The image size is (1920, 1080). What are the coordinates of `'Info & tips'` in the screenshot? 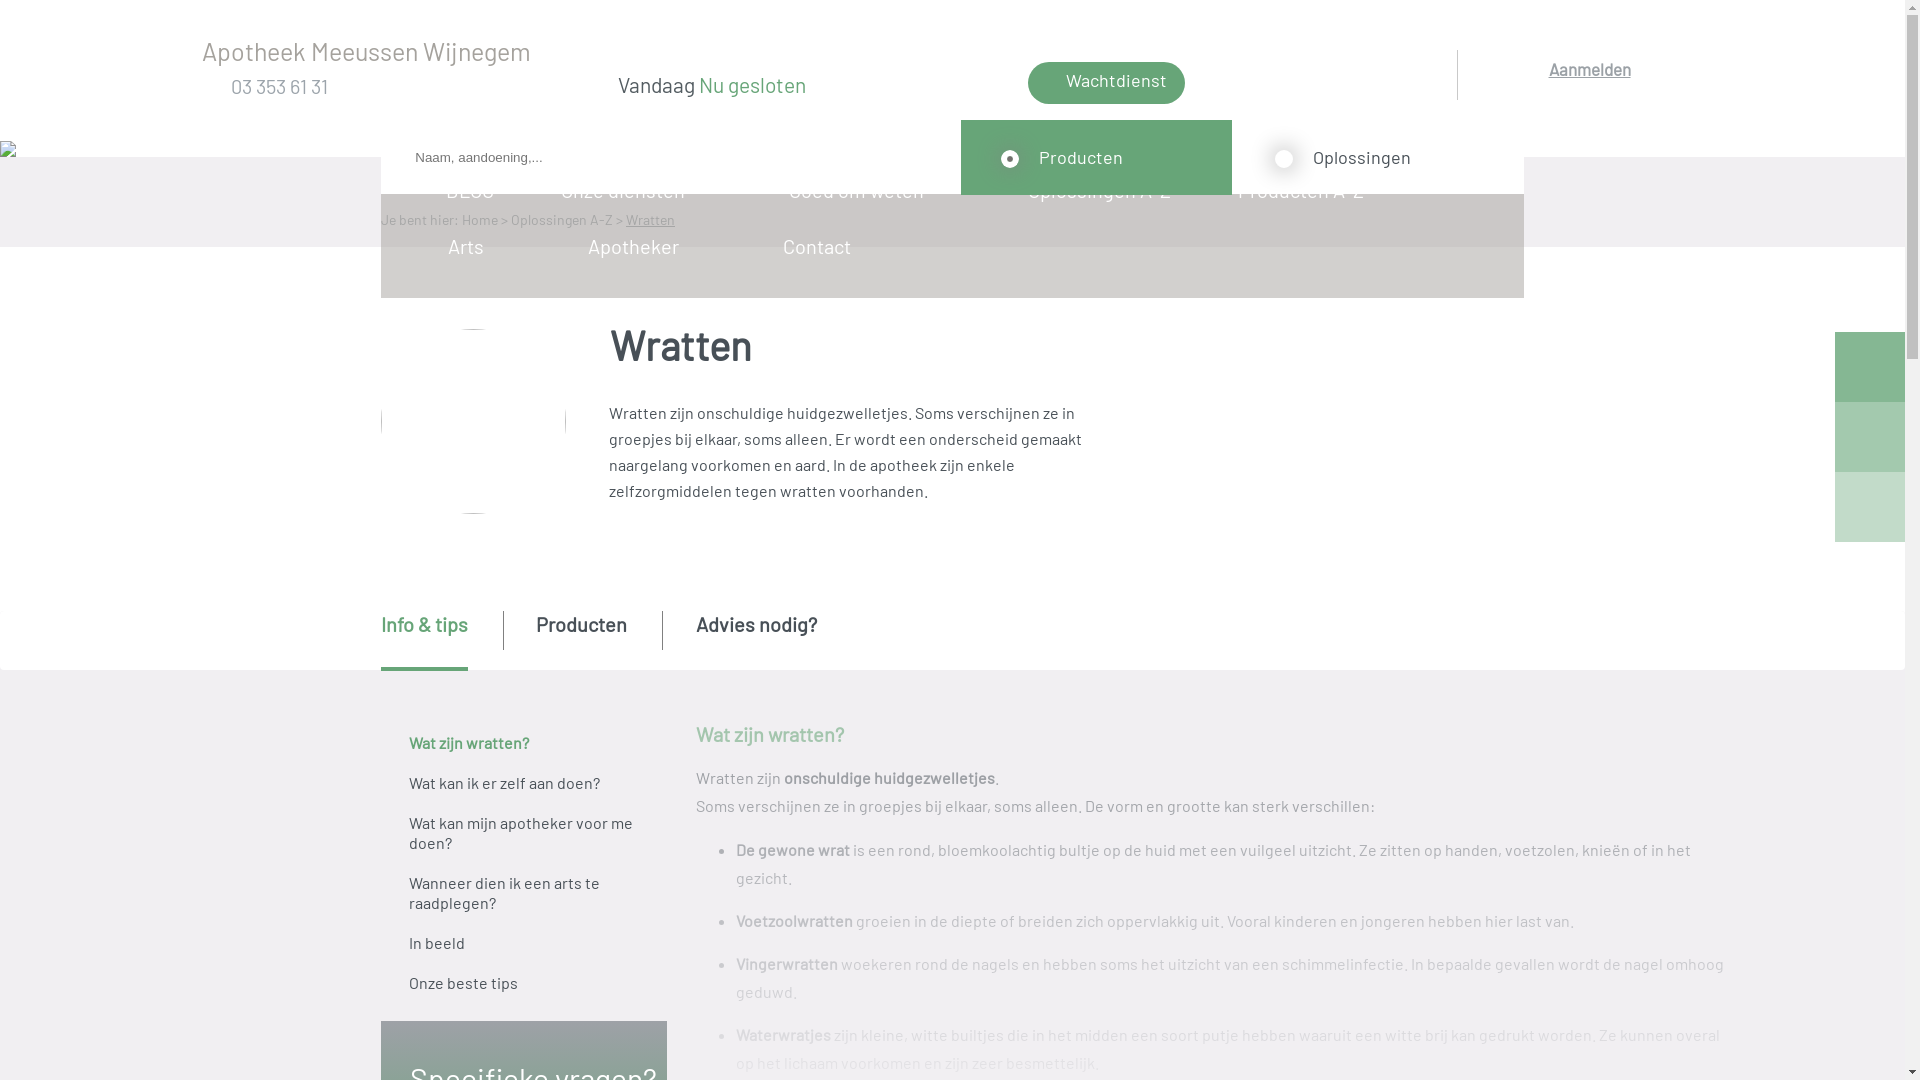 It's located at (380, 640).